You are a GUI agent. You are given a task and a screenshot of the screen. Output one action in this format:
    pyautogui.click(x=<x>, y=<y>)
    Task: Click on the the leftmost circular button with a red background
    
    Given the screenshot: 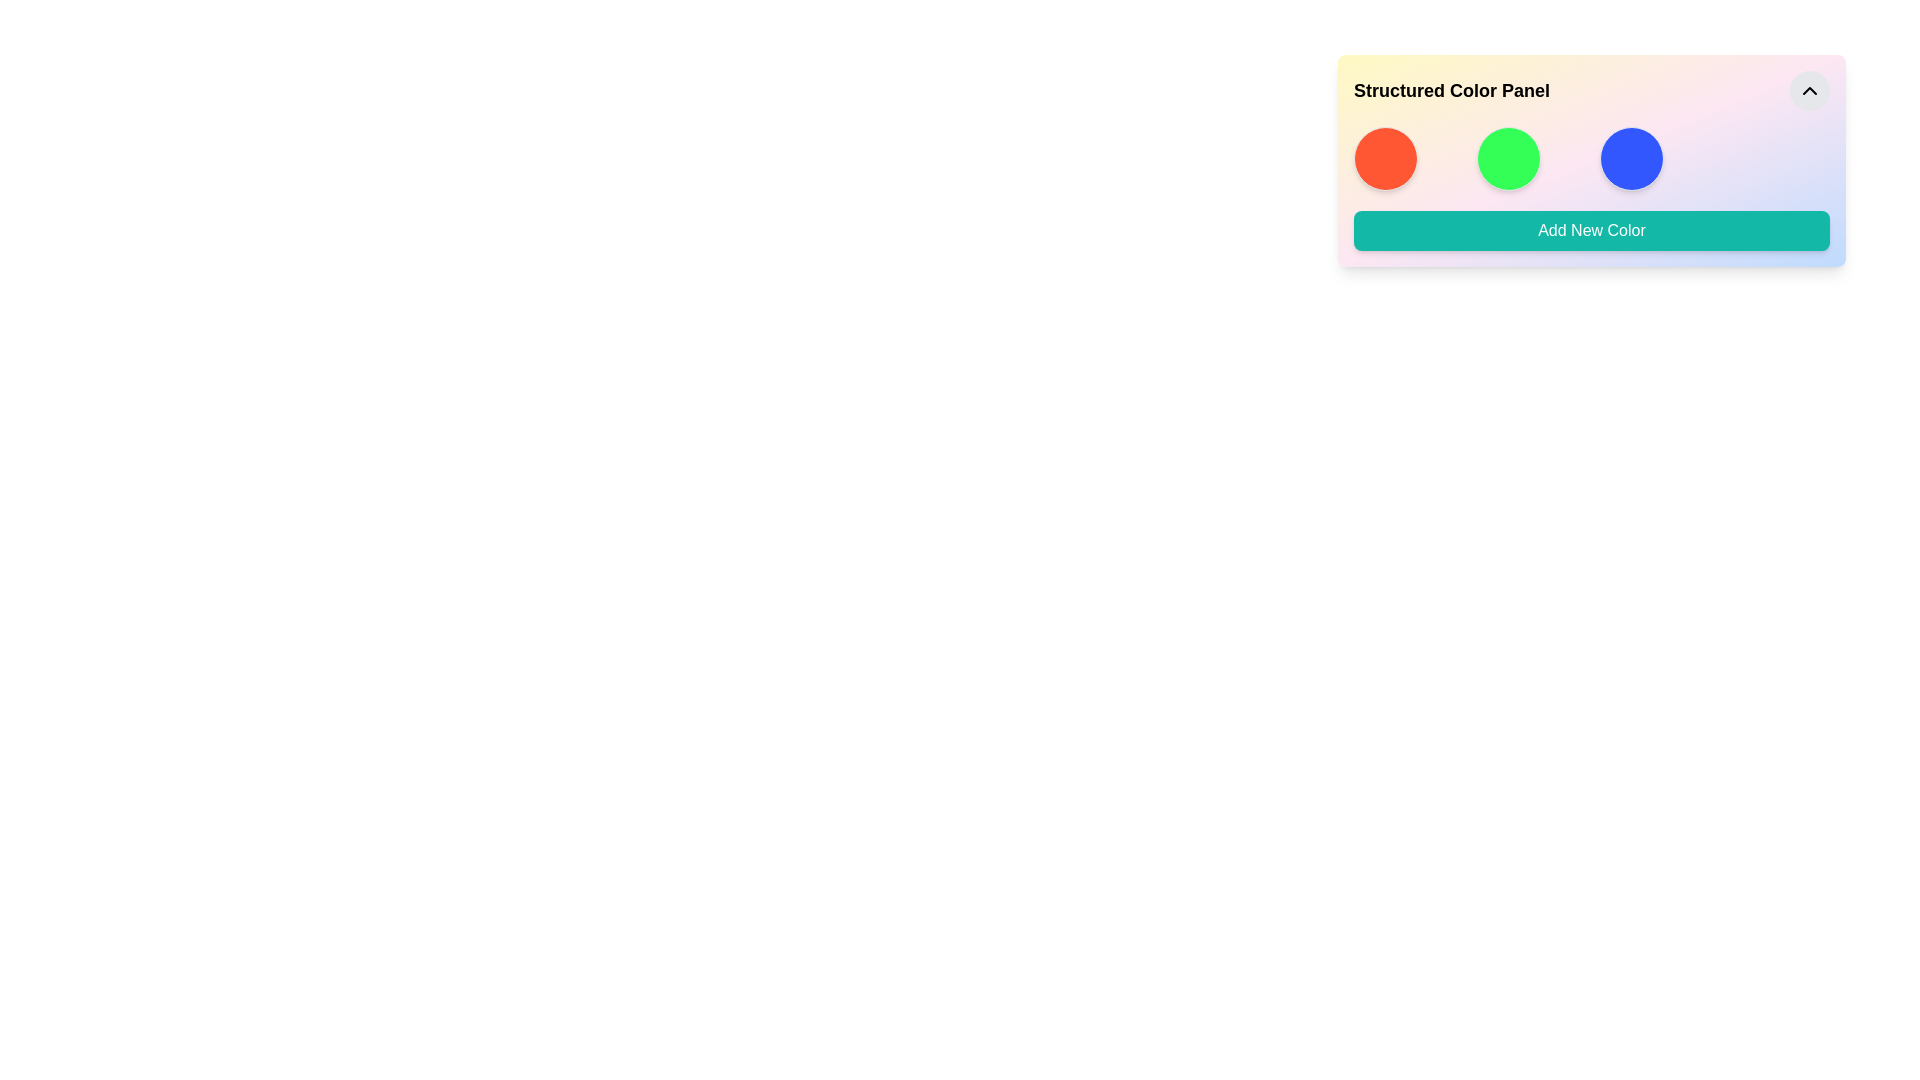 What is the action you would take?
    pyautogui.click(x=1385, y=157)
    